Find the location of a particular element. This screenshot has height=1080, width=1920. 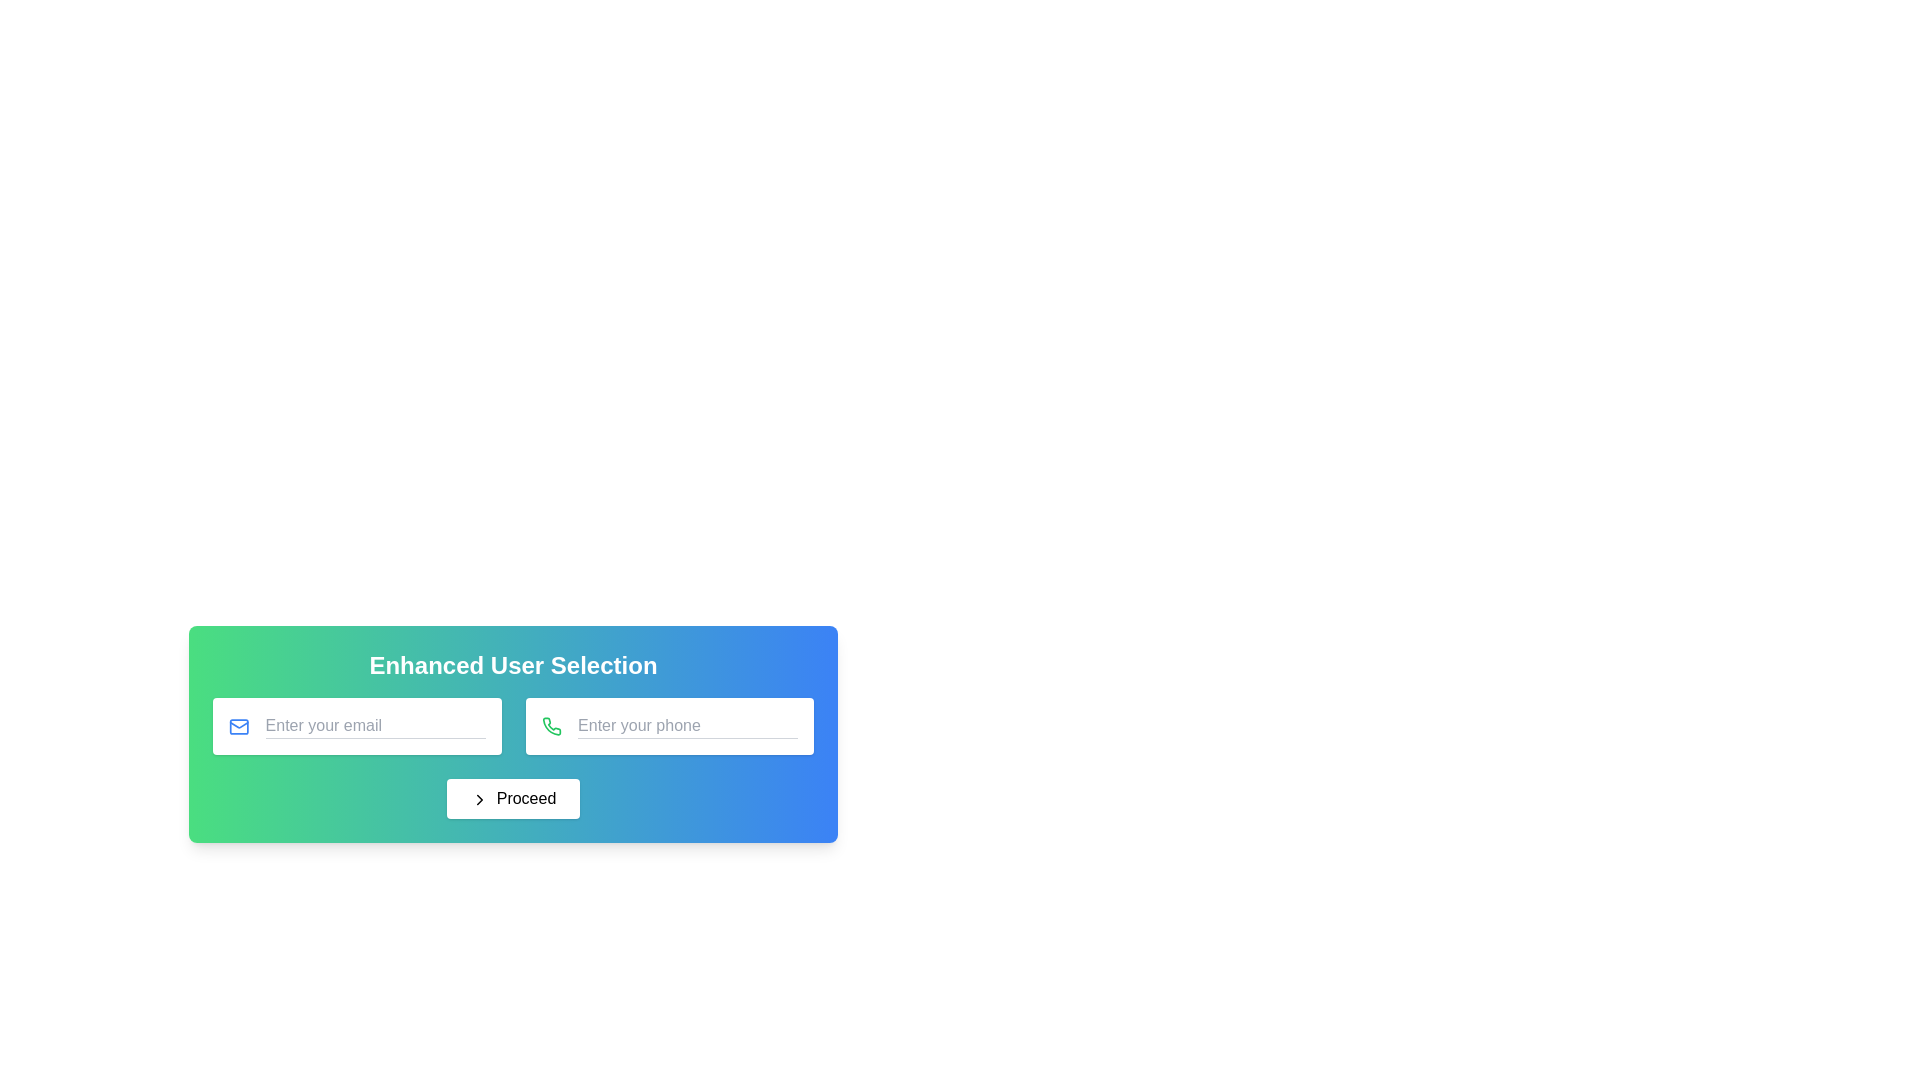

the icon representing navigation or progression associated with the 'Proceed' button located at the bottom center of the interface is located at coordinates (478, 798).